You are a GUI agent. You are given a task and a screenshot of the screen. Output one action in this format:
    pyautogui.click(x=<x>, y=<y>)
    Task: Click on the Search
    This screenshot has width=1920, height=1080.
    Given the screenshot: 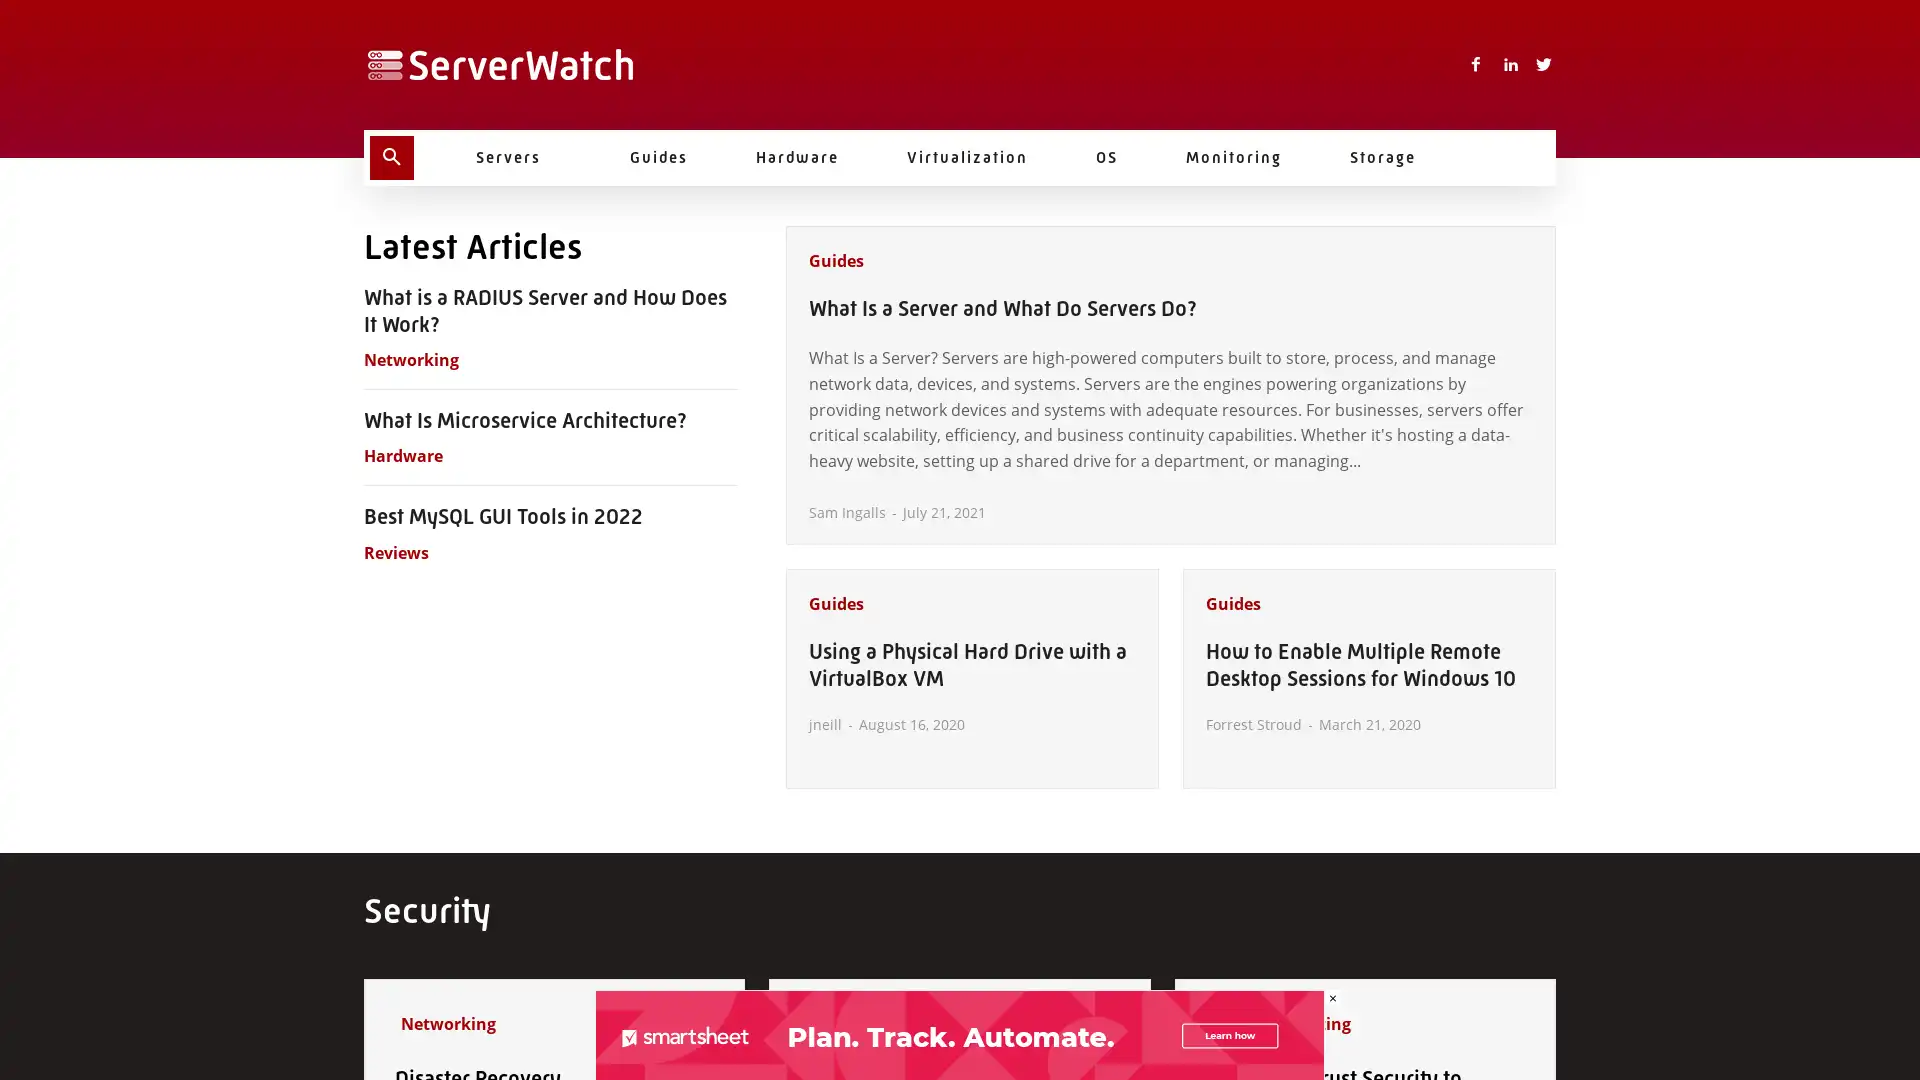 What is the action you would take?
    pyautogui.click(x=392, y=157)
    